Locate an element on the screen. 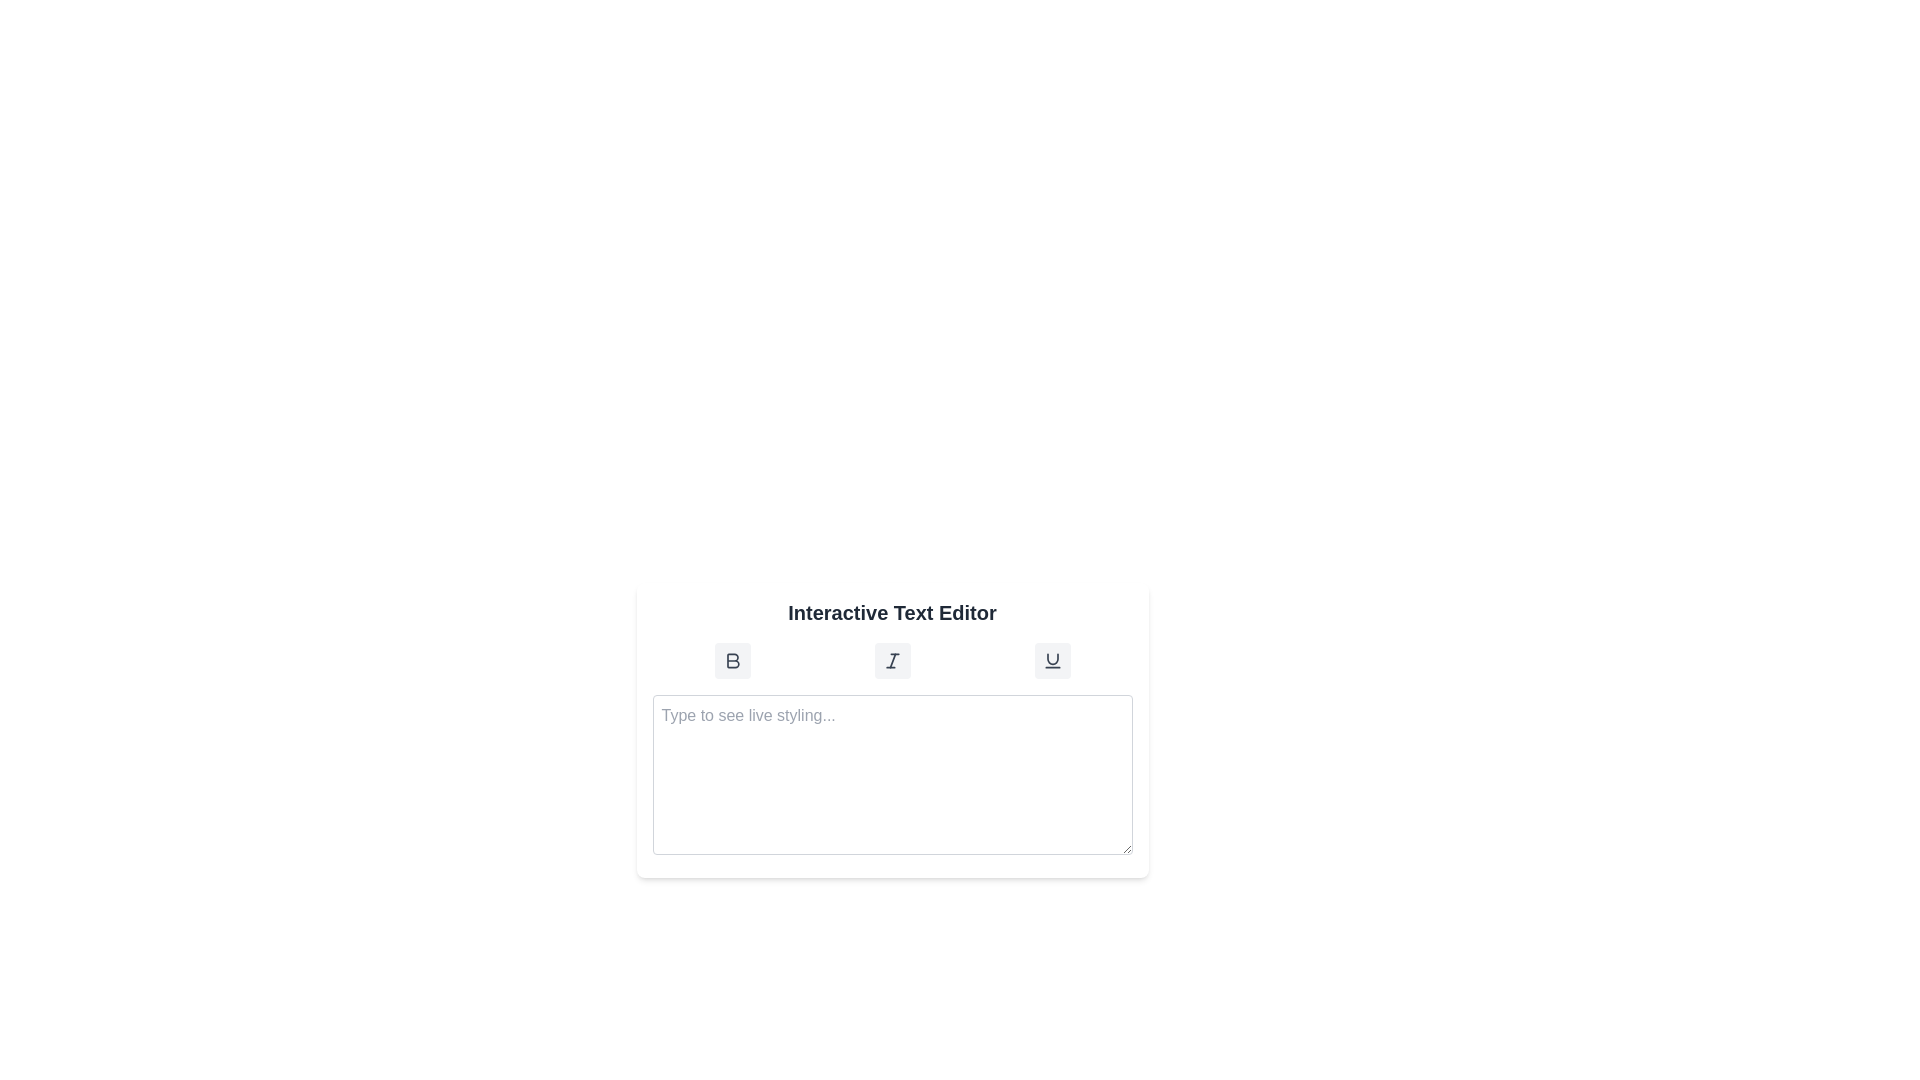 This screenshot has width=1920, height=1080. the stylized underline icon located on the right side of the text formatting tool panel is located at coordinates (1051, 660).